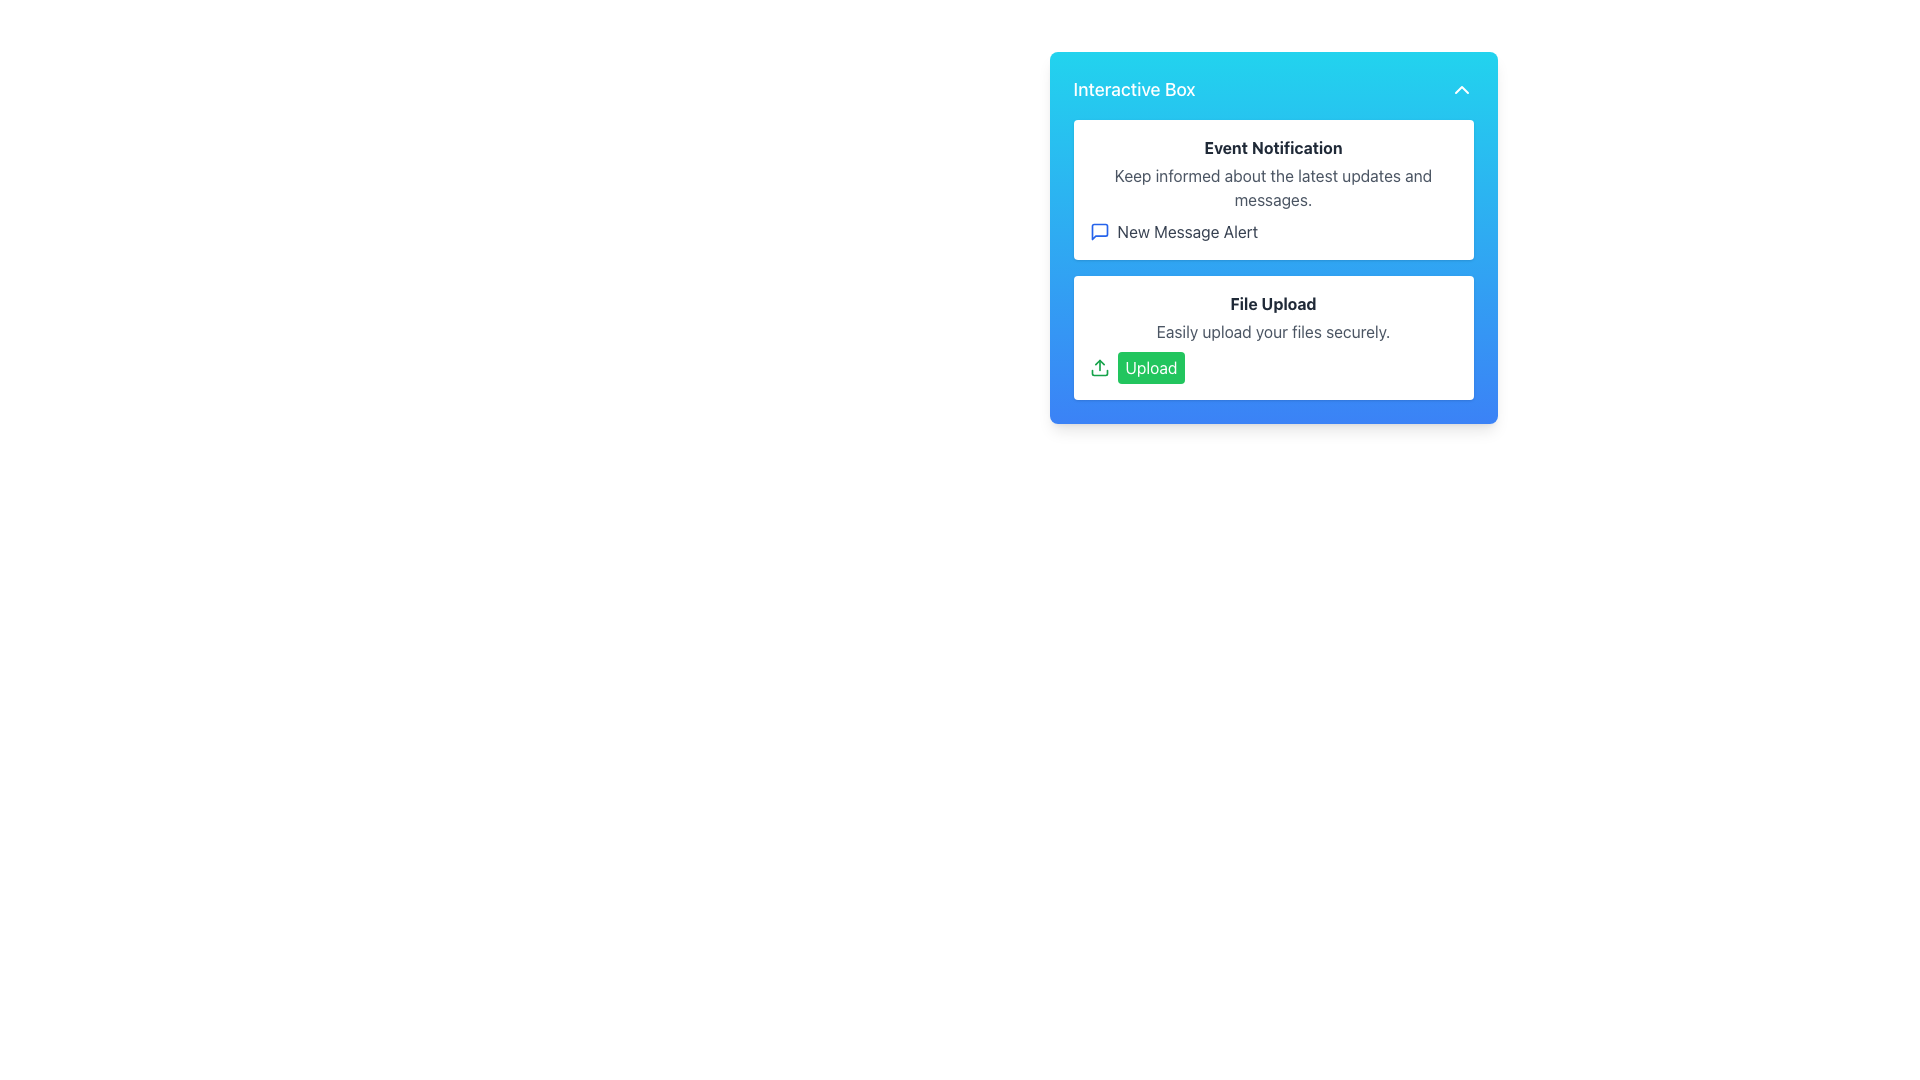 This screenshot has width=1920, height=1080. Describe the element at coordinates (1151, 367) in the screenshot. I see `the file upload button located in the 'File Upload' section of the 'Interactive Box'` at that location.